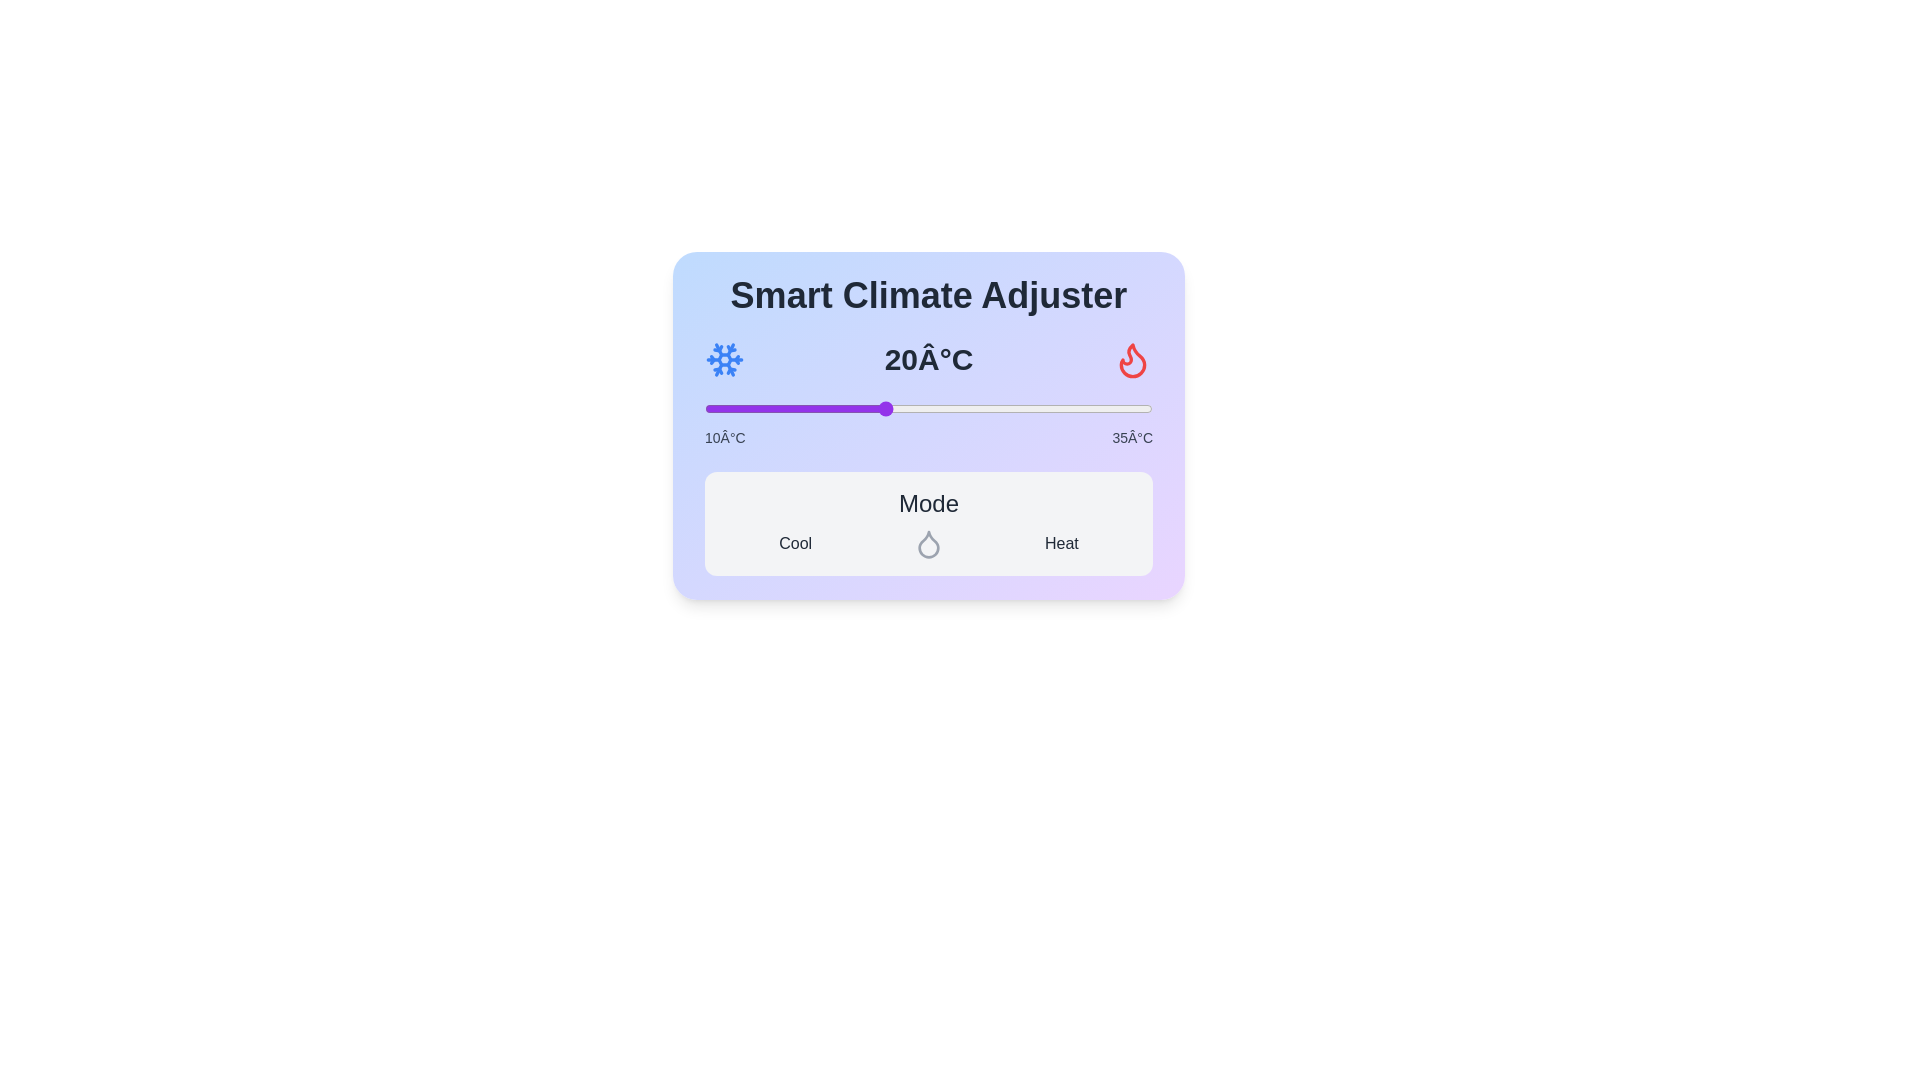  What do you see at coordinates (721, 407) in the screenshot?
I see `the temperature to 11°C using the slider` at bounding box center [721, 407].